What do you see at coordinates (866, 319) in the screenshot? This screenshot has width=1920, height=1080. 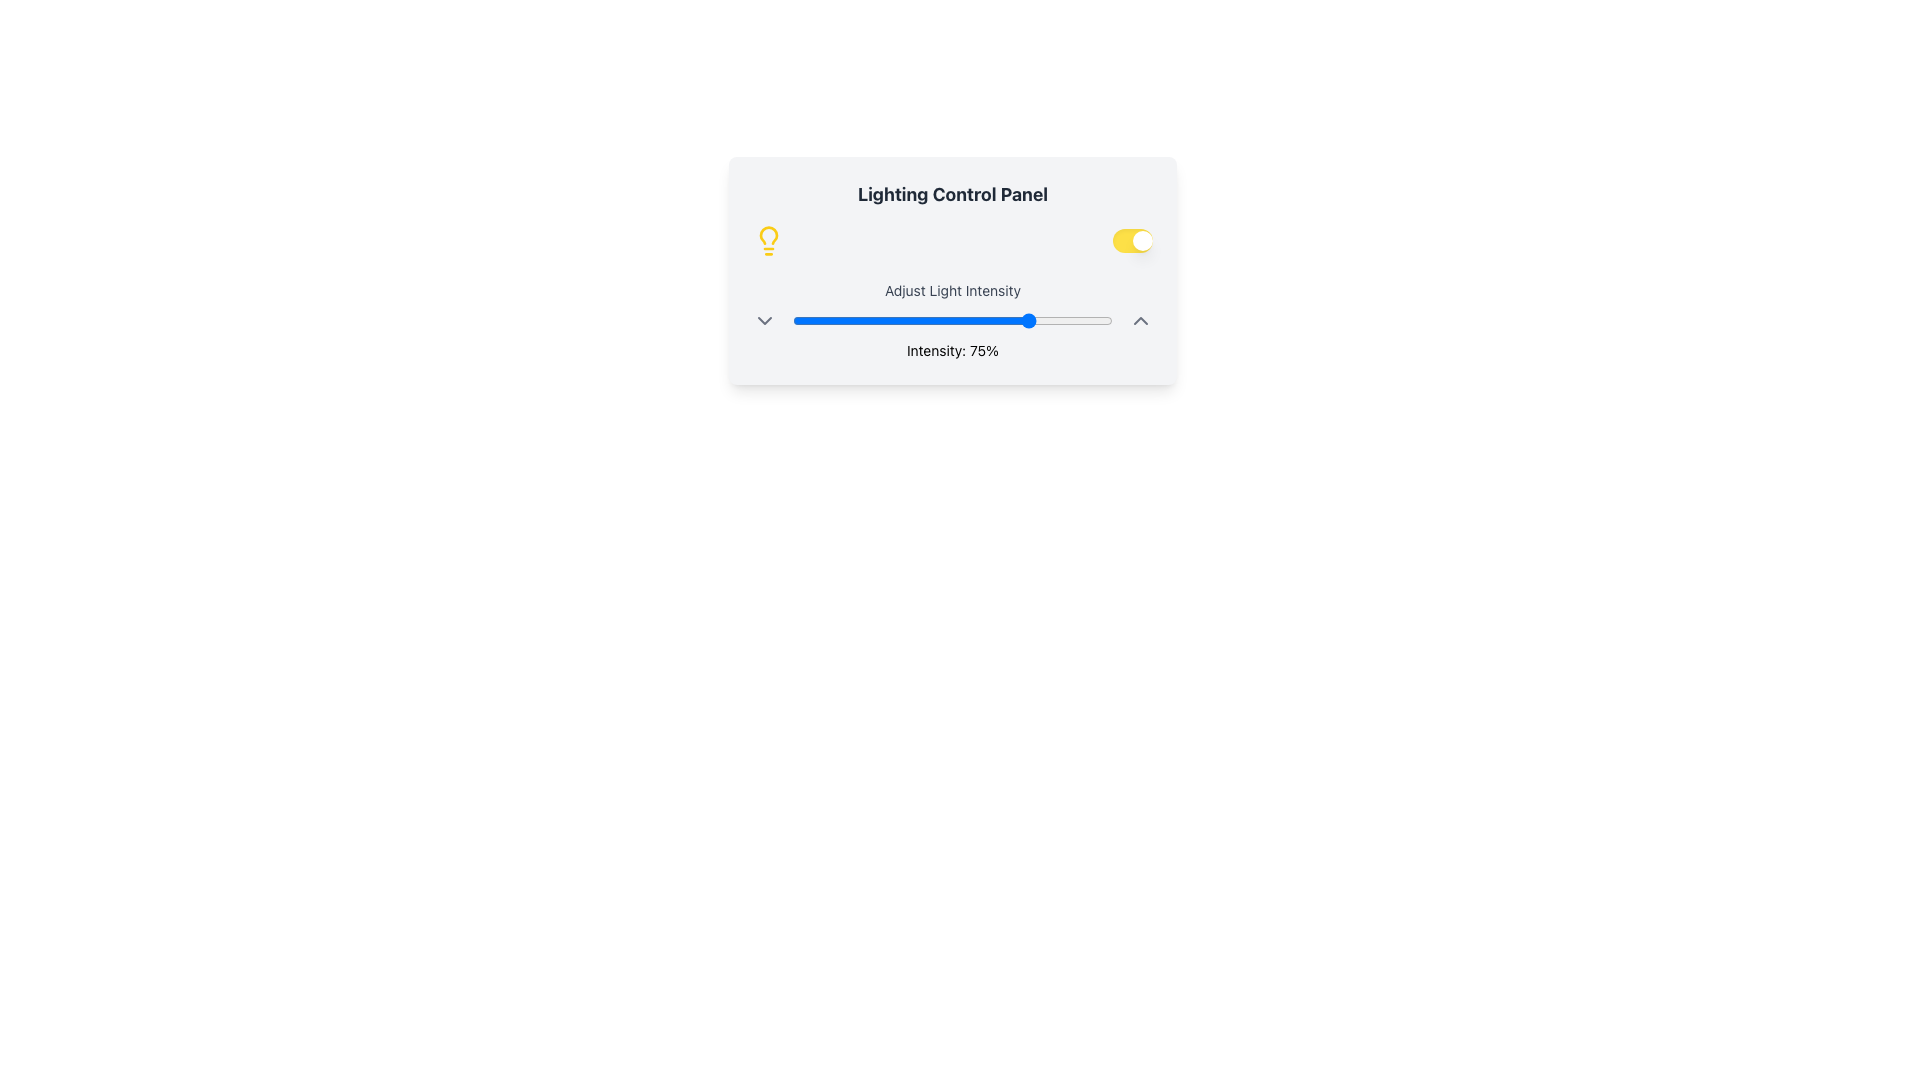 I see `light intensity` at bounding box center [866, 319].